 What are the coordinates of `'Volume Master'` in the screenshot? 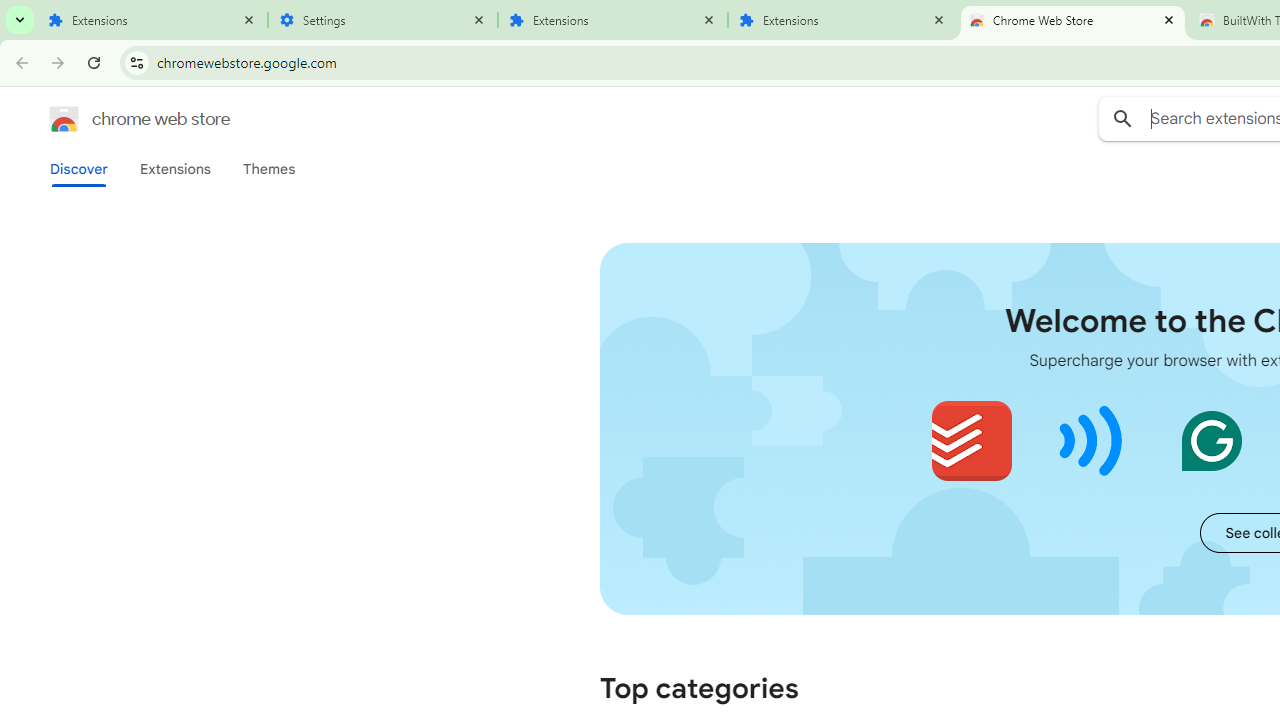 It's located at (1090, 440).